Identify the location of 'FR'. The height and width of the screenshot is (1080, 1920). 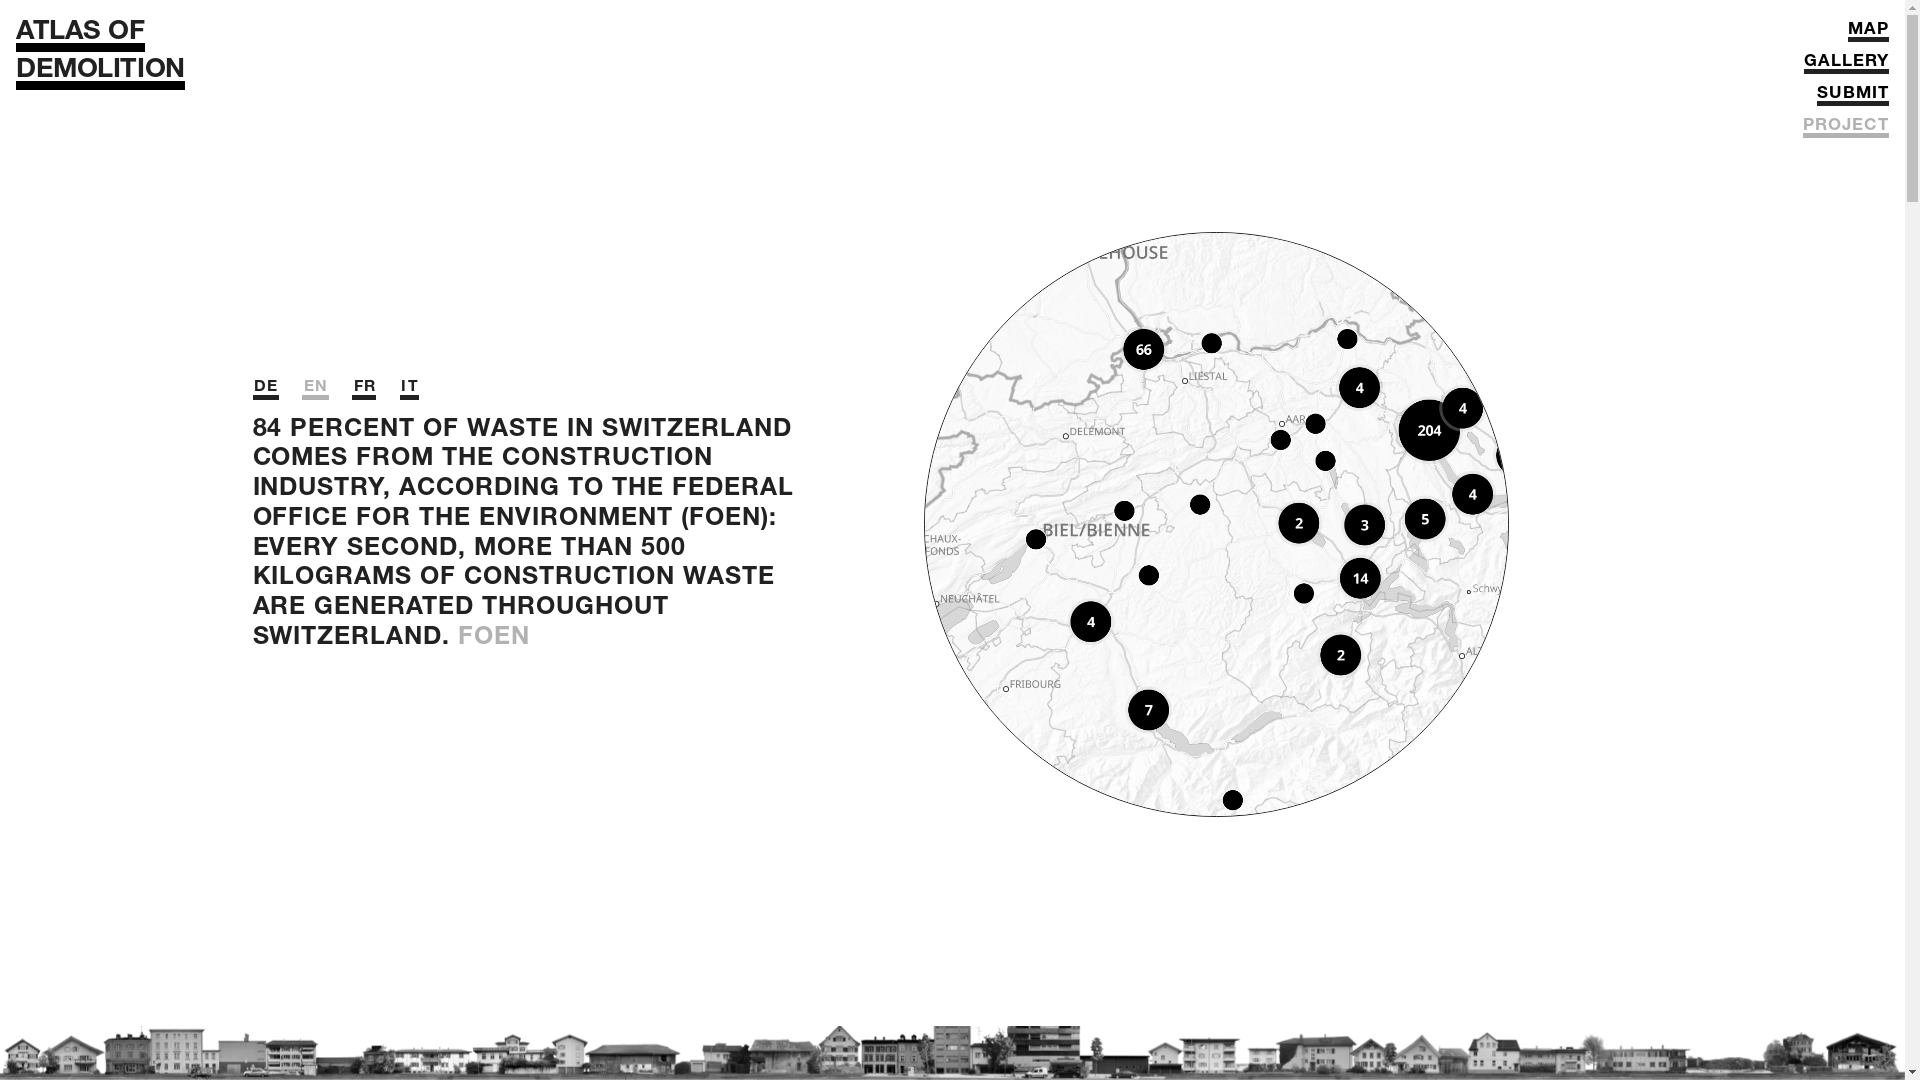
(364, 389).